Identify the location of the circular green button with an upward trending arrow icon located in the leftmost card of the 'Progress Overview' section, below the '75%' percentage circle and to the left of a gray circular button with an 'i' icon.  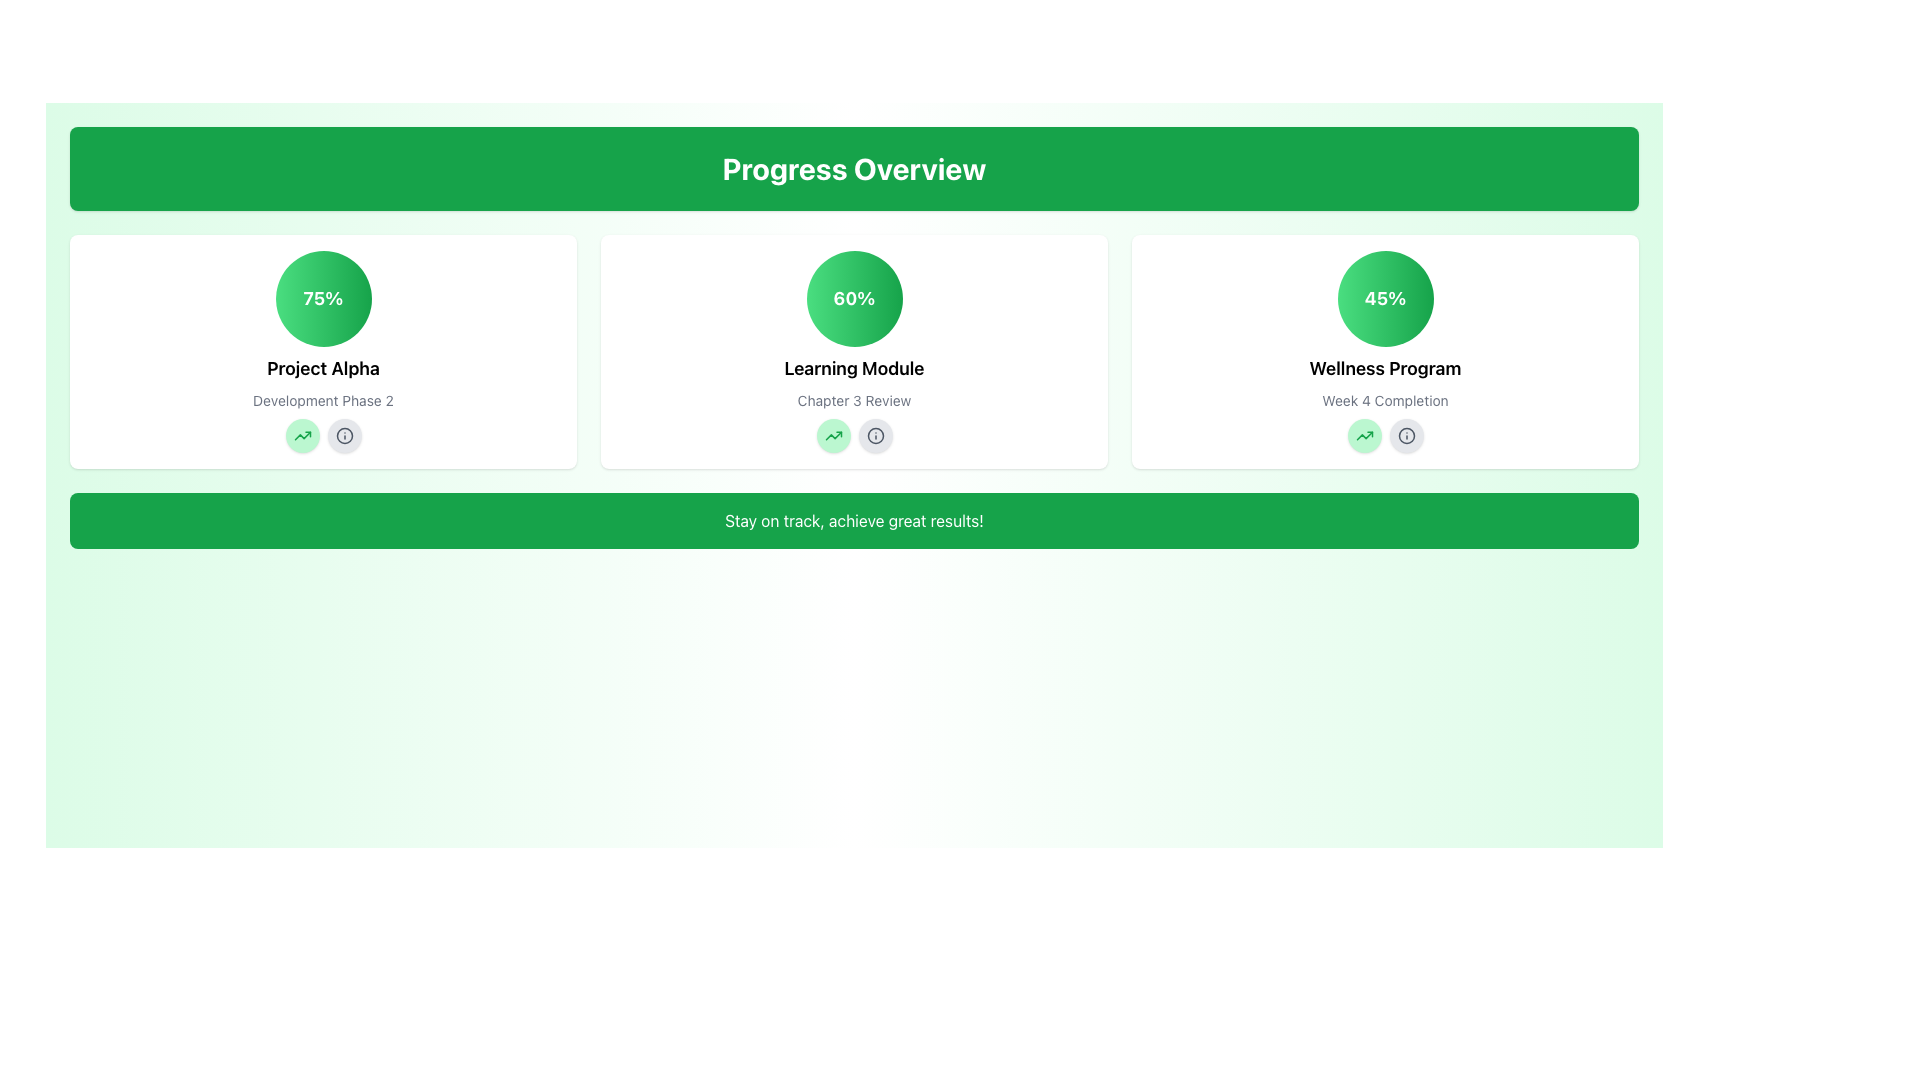
(301, 434).